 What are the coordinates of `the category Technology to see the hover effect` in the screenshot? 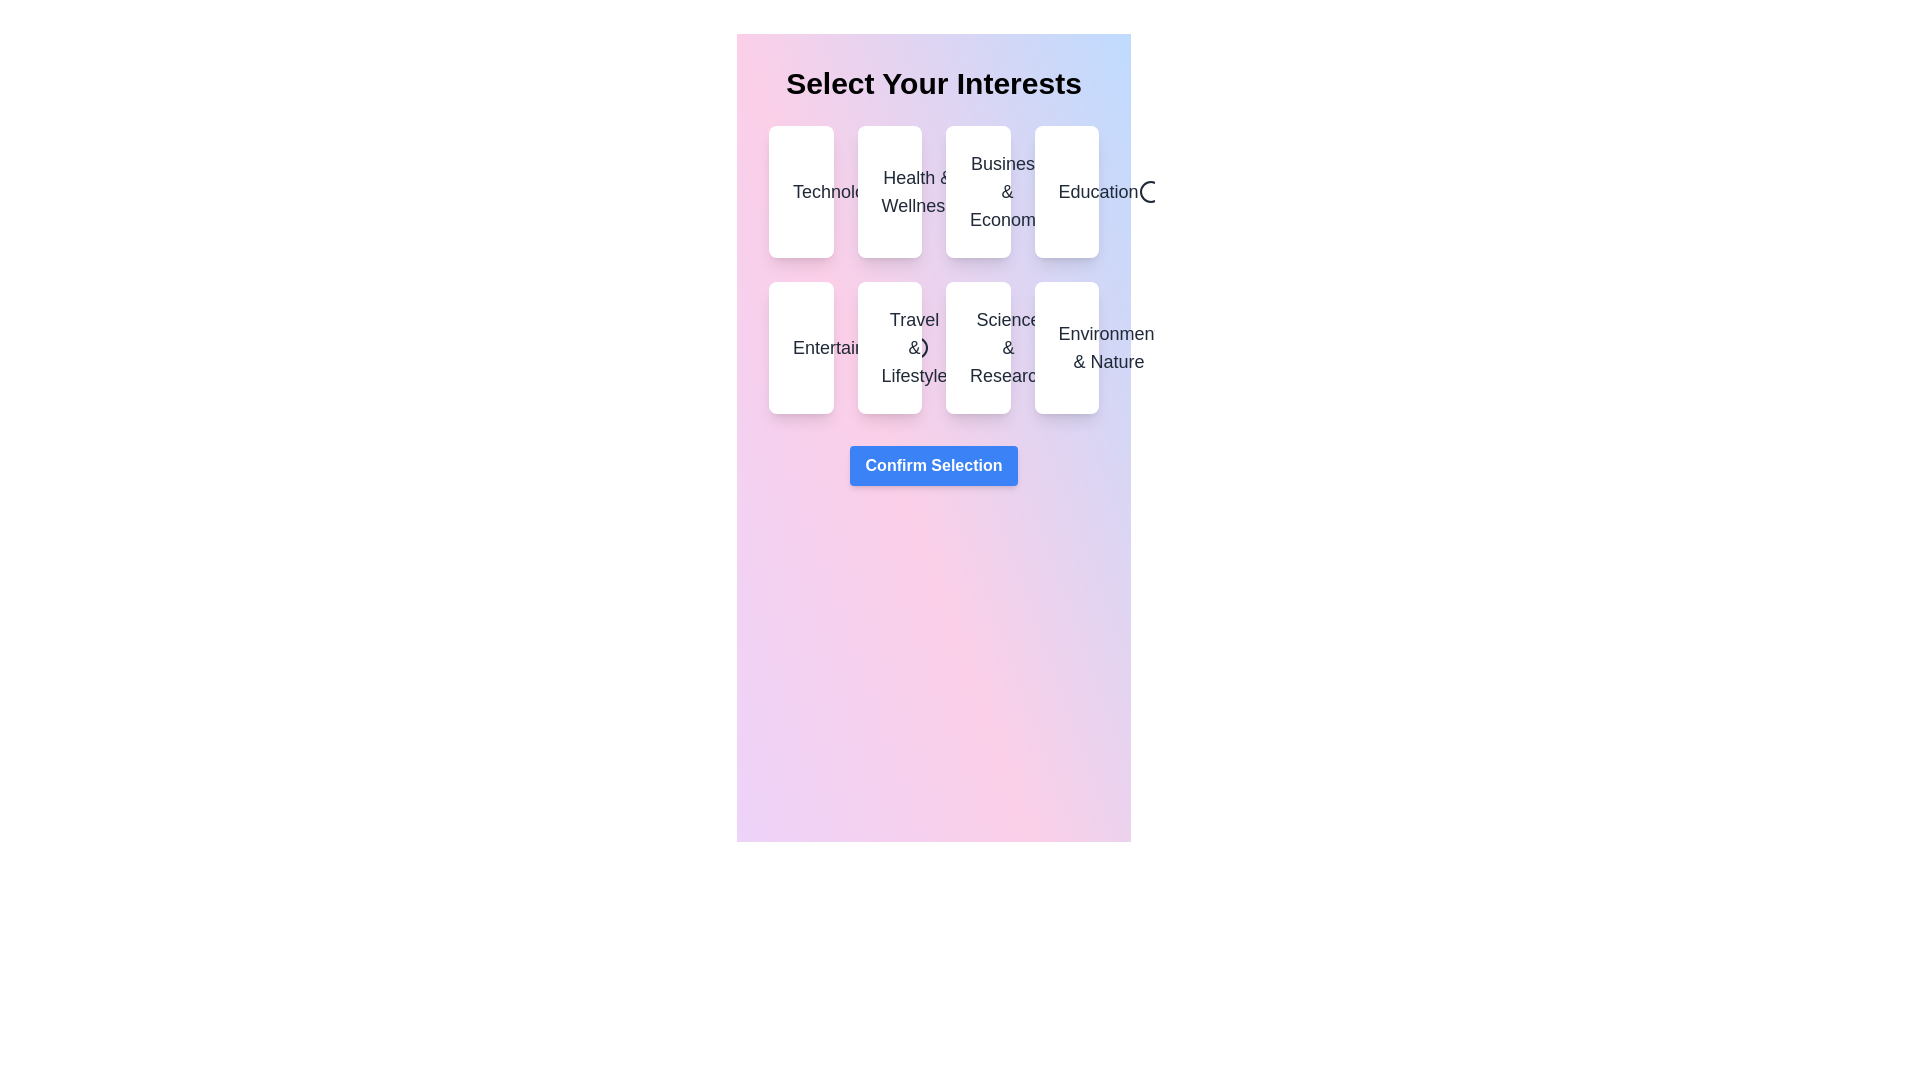 It's located at (801, 192).